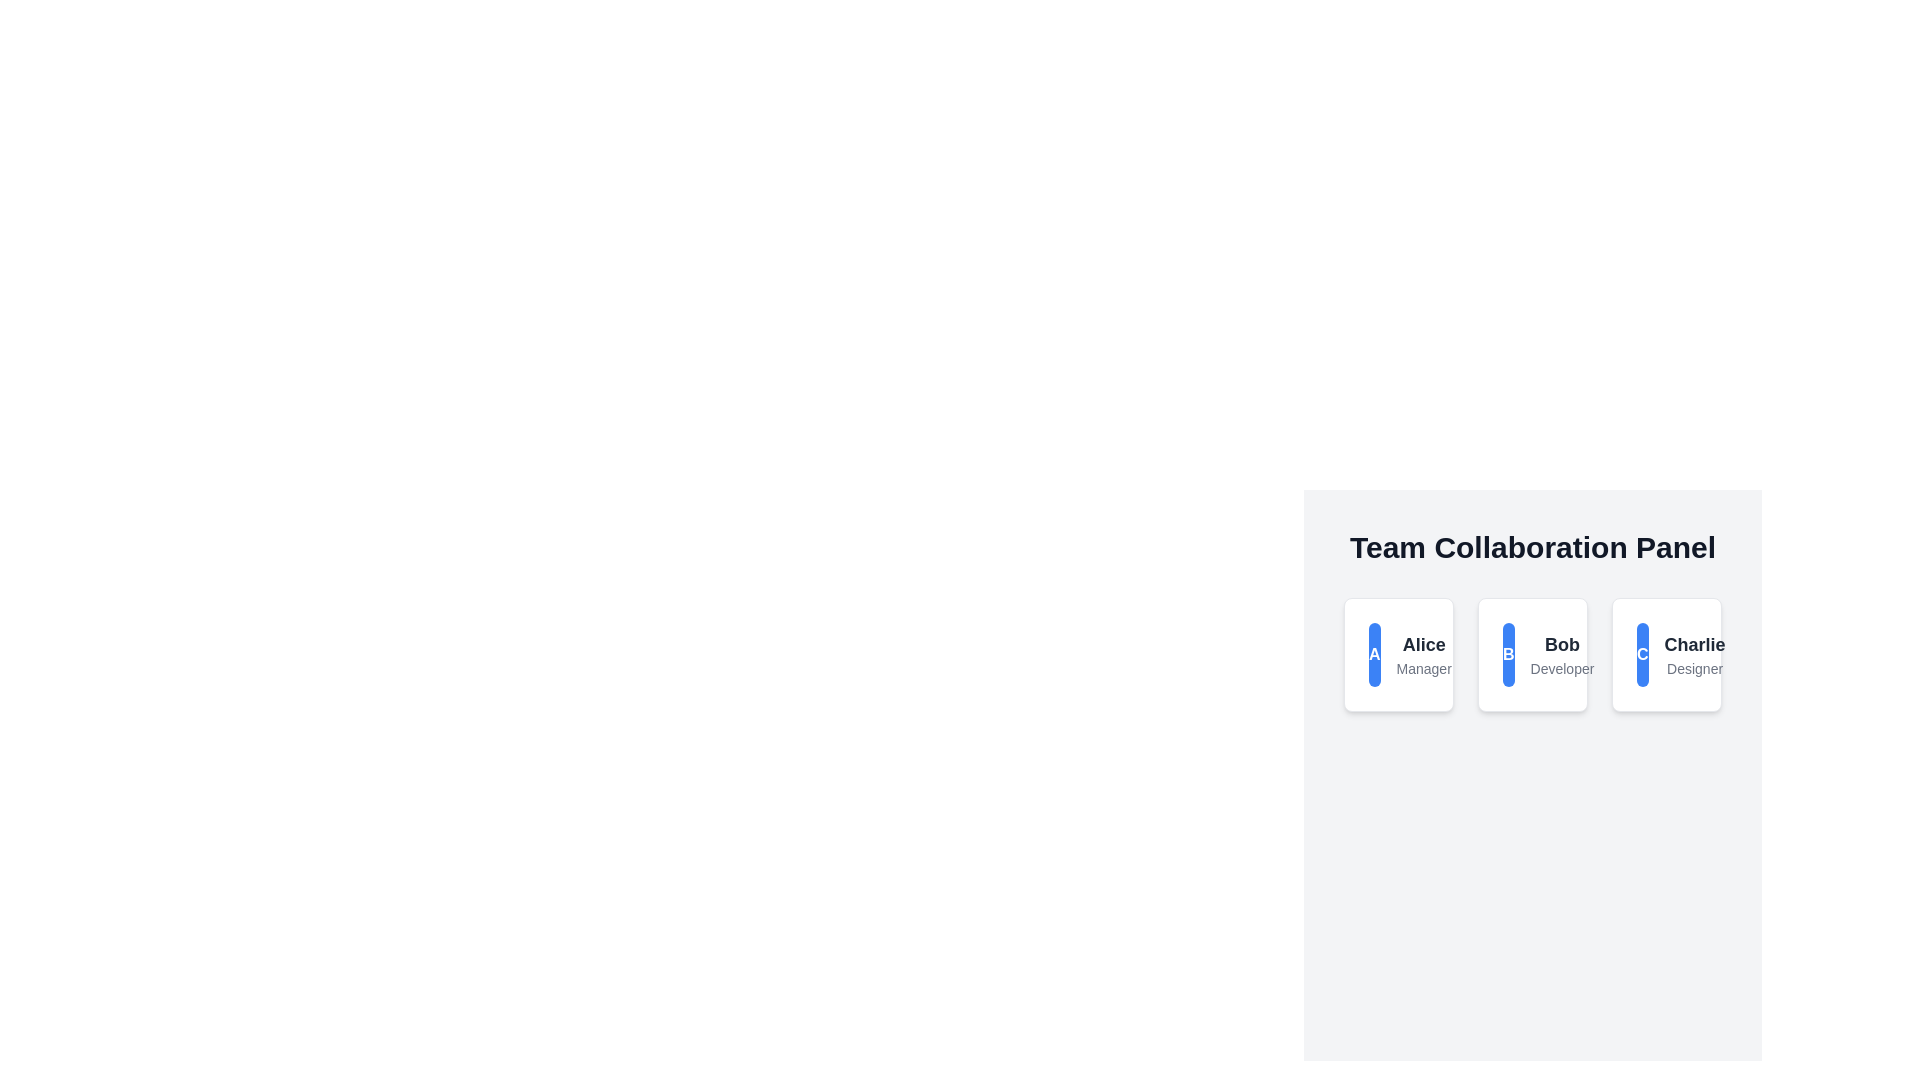  Describe the element at coordinates (1397, 655) in the screenshot. I see `the Profile card featuring a blue circular icon with the letter 'A' and the text 'Alice' in bold` at that location.